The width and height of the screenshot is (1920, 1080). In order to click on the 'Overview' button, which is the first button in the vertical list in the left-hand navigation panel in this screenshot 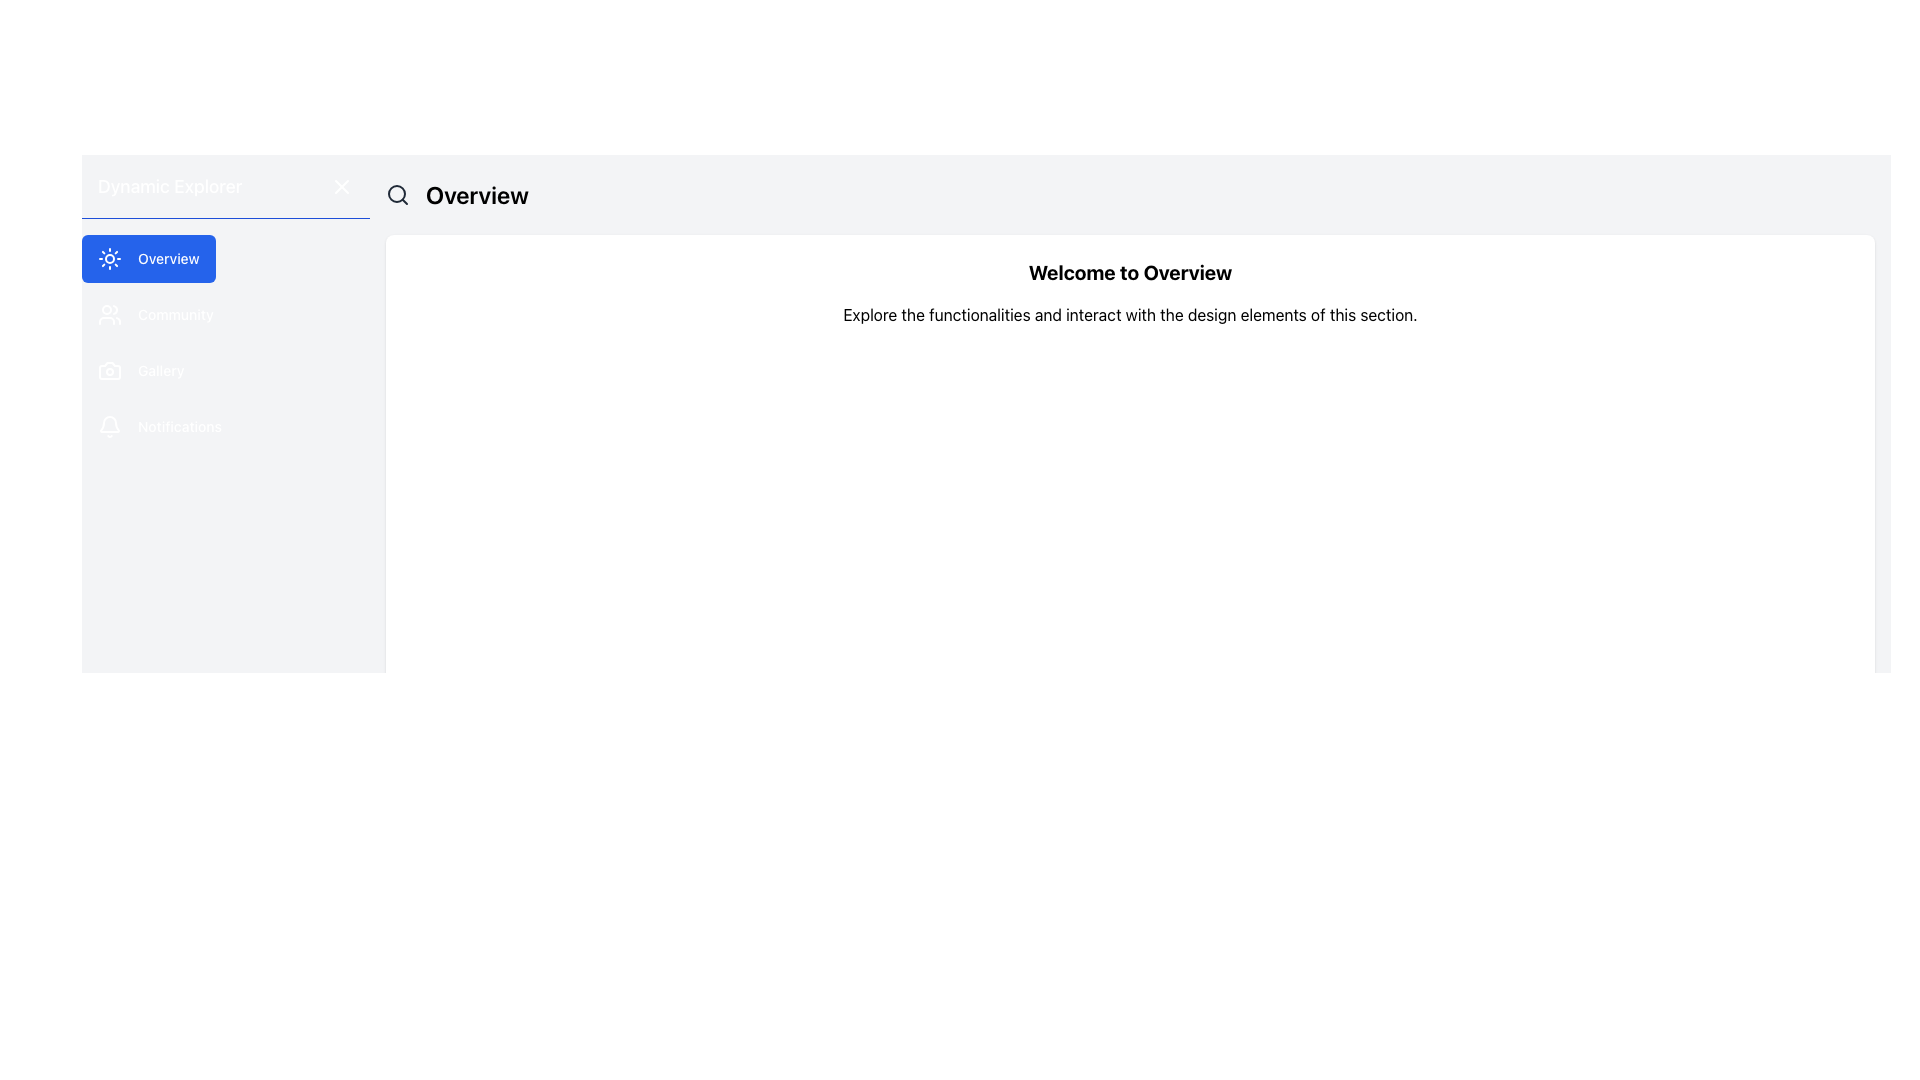, I will do `click(147, 257)`.